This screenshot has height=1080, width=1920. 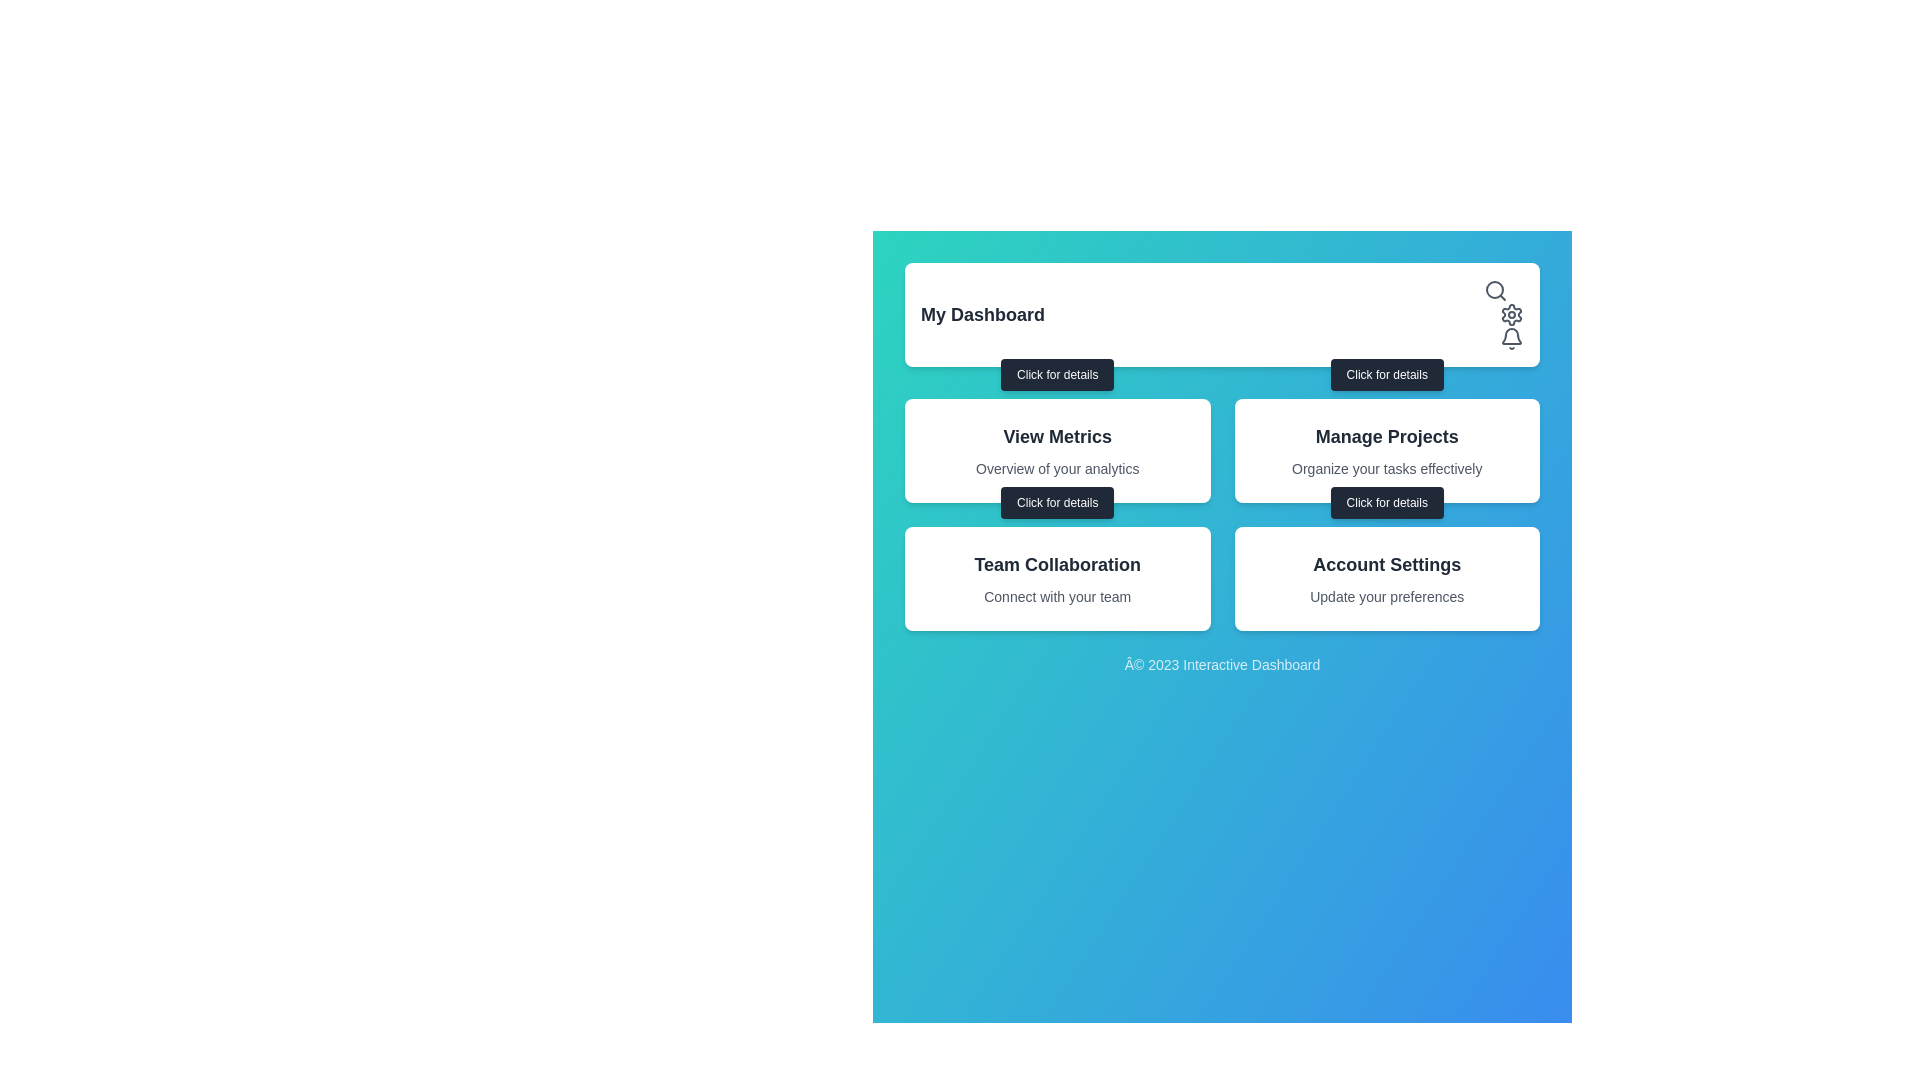 What do you see at coordinates (1496, 290) in the screenshot?
I see `the search icon located at the top-right corner of the interface` at bounding box center [1496, 290].